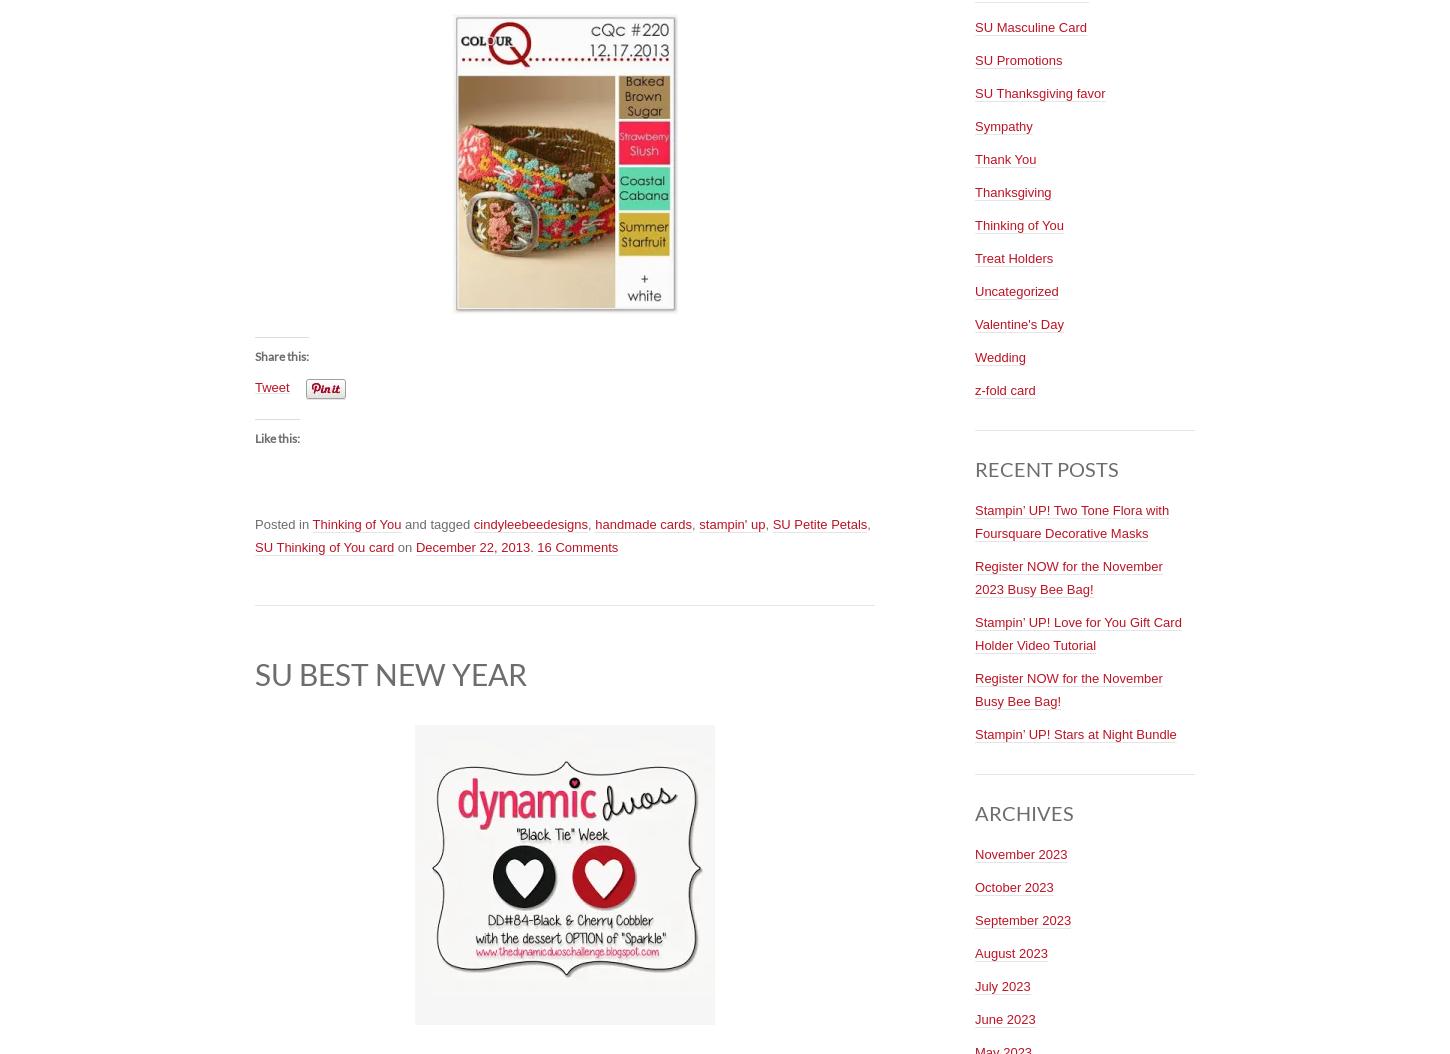 This screenshot has width=1450, height=1054. Describe the element at coordinates (1000, 356) in the screenshot. I see `'Wedding'` at that location.